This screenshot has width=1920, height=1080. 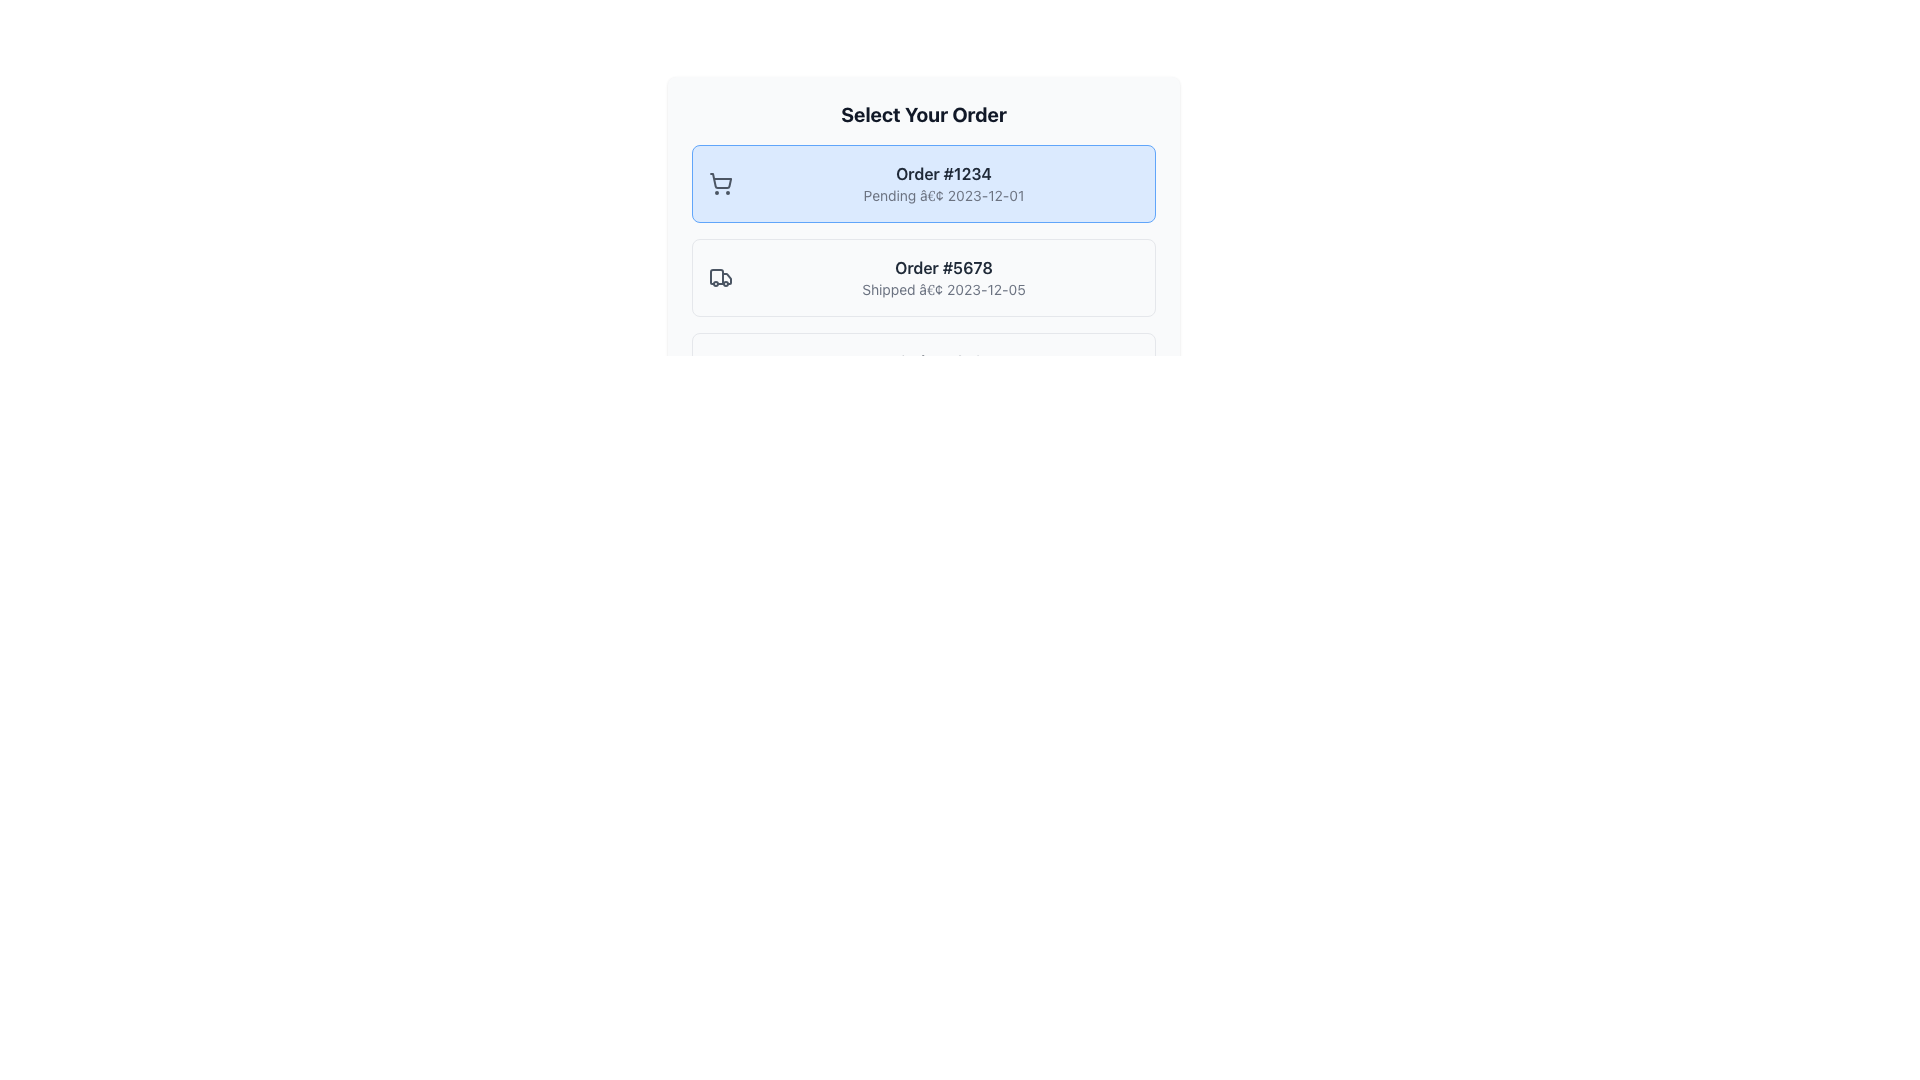 What do you see at coordinates (943, 289) in the screenshot?
I see `the static text label displaying 'Shipped • 2023-12-05', which is positioned under the title 'Order #5678'` at bounding box center [943, 289].